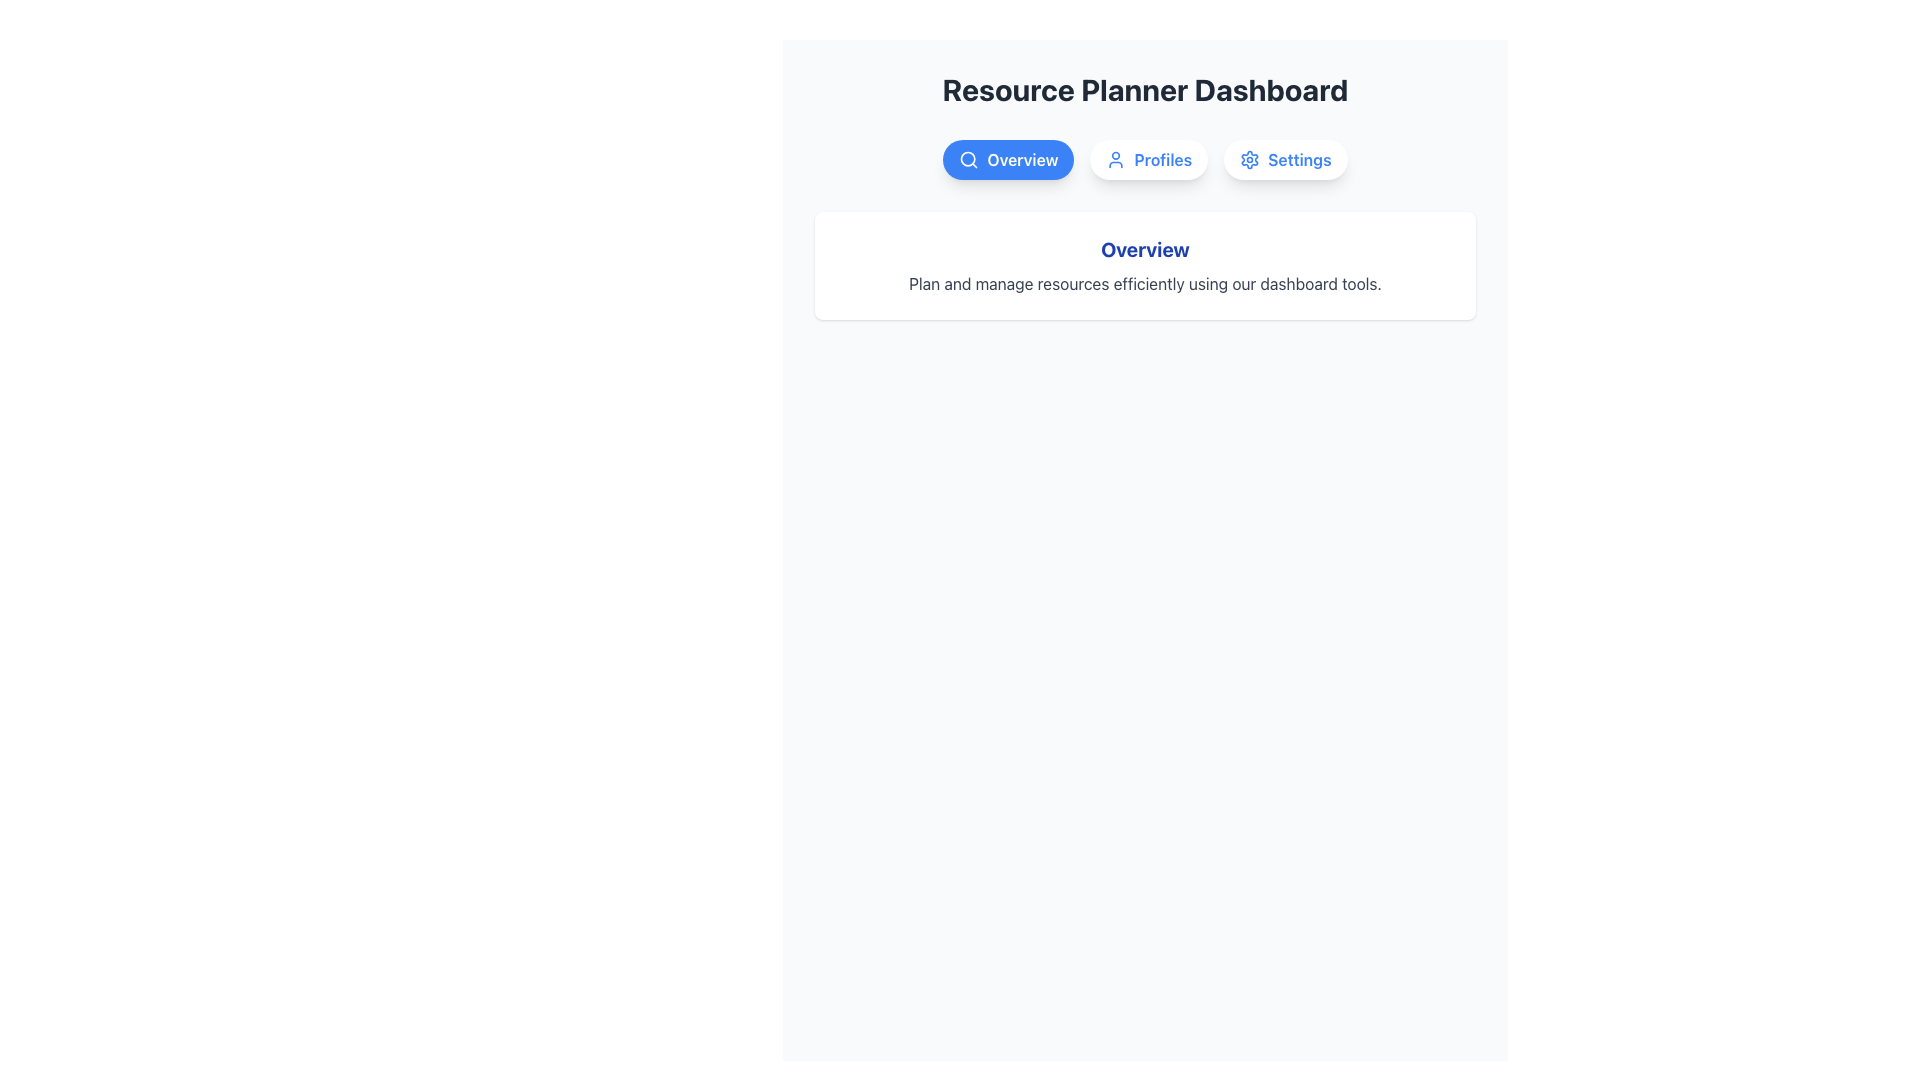 This screenshot has height=1080, width=1920. What do you see at coordinates (1115, 158) in the screenshot?
I see `the user profile icon, which is a circular head and shoulders shape in blue stroke color, located to the left of the text 'Profiles' in a button-like element` at bounding box center [1115, 158].